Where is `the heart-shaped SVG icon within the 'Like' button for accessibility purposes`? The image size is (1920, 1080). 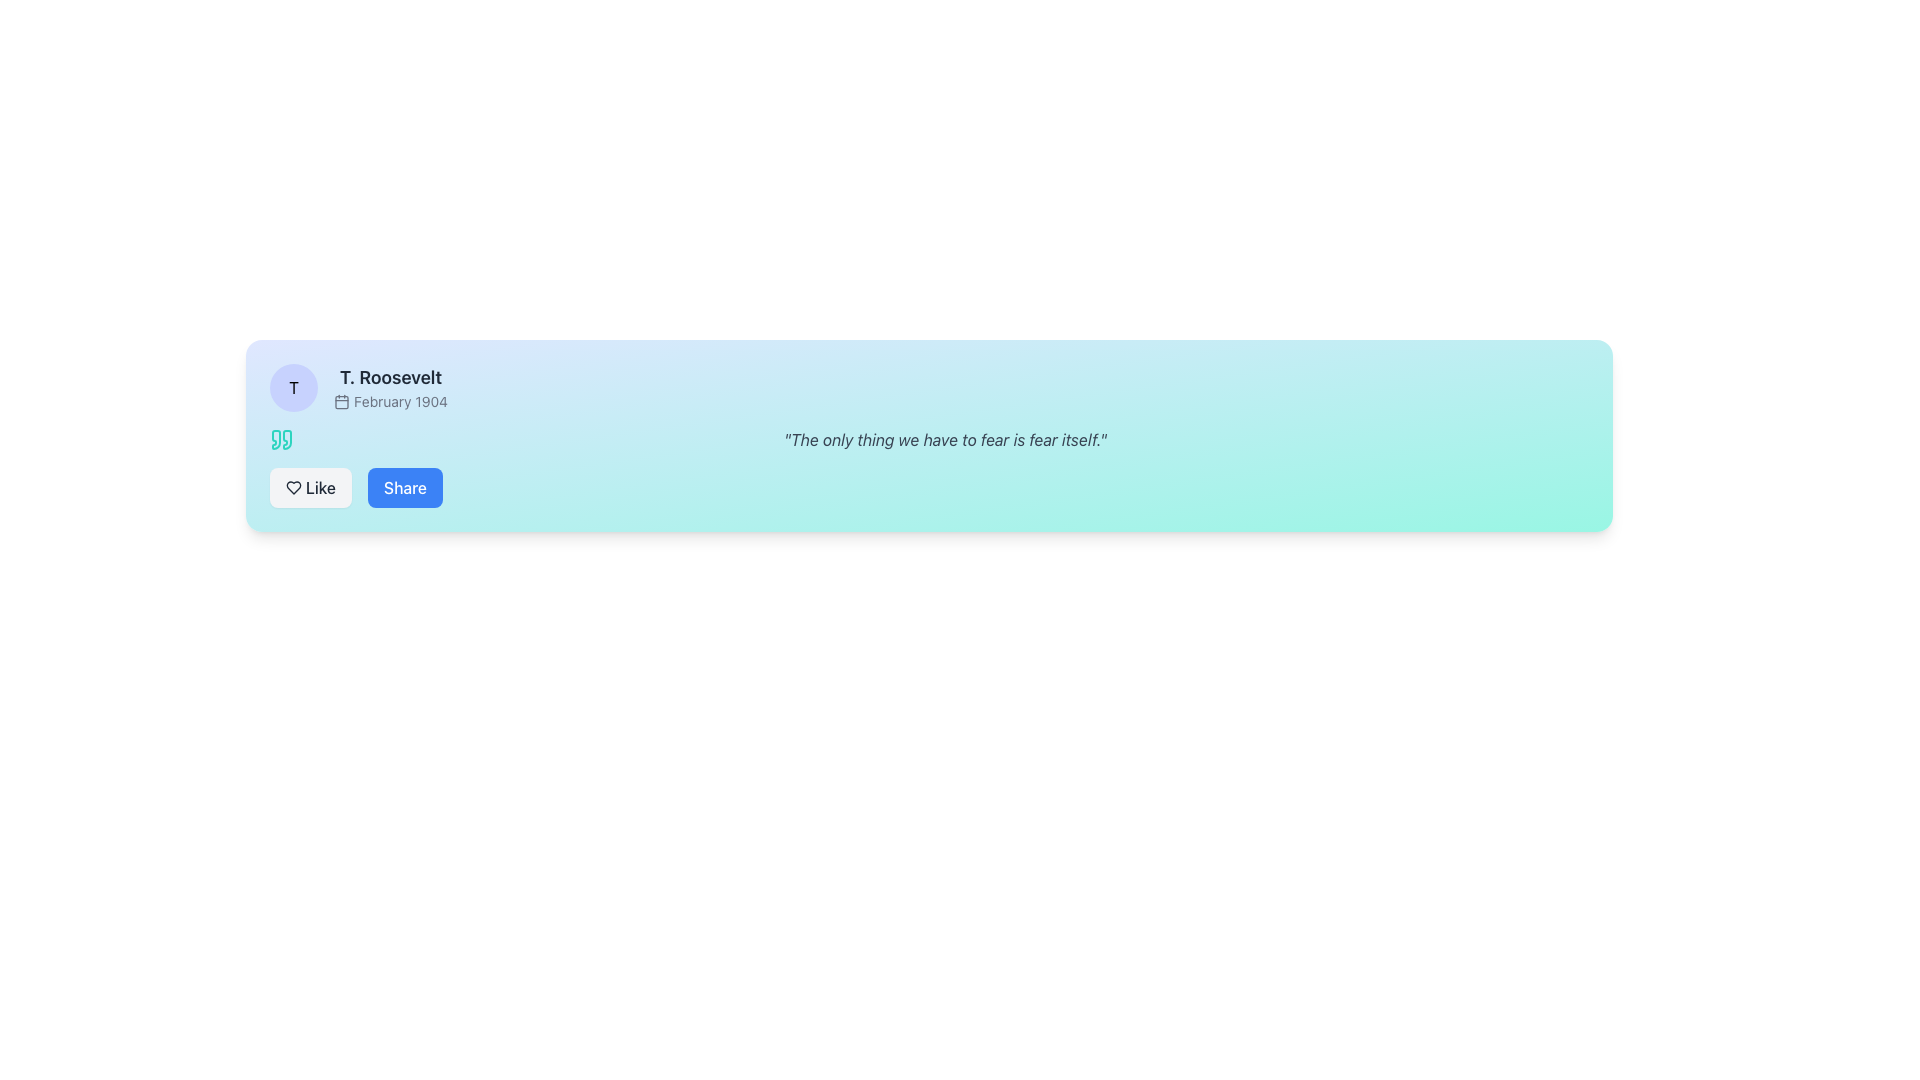
the heart-shaped SVG icon within the 'Like' button for accessibility purposes is located at coordinates (292, 488).